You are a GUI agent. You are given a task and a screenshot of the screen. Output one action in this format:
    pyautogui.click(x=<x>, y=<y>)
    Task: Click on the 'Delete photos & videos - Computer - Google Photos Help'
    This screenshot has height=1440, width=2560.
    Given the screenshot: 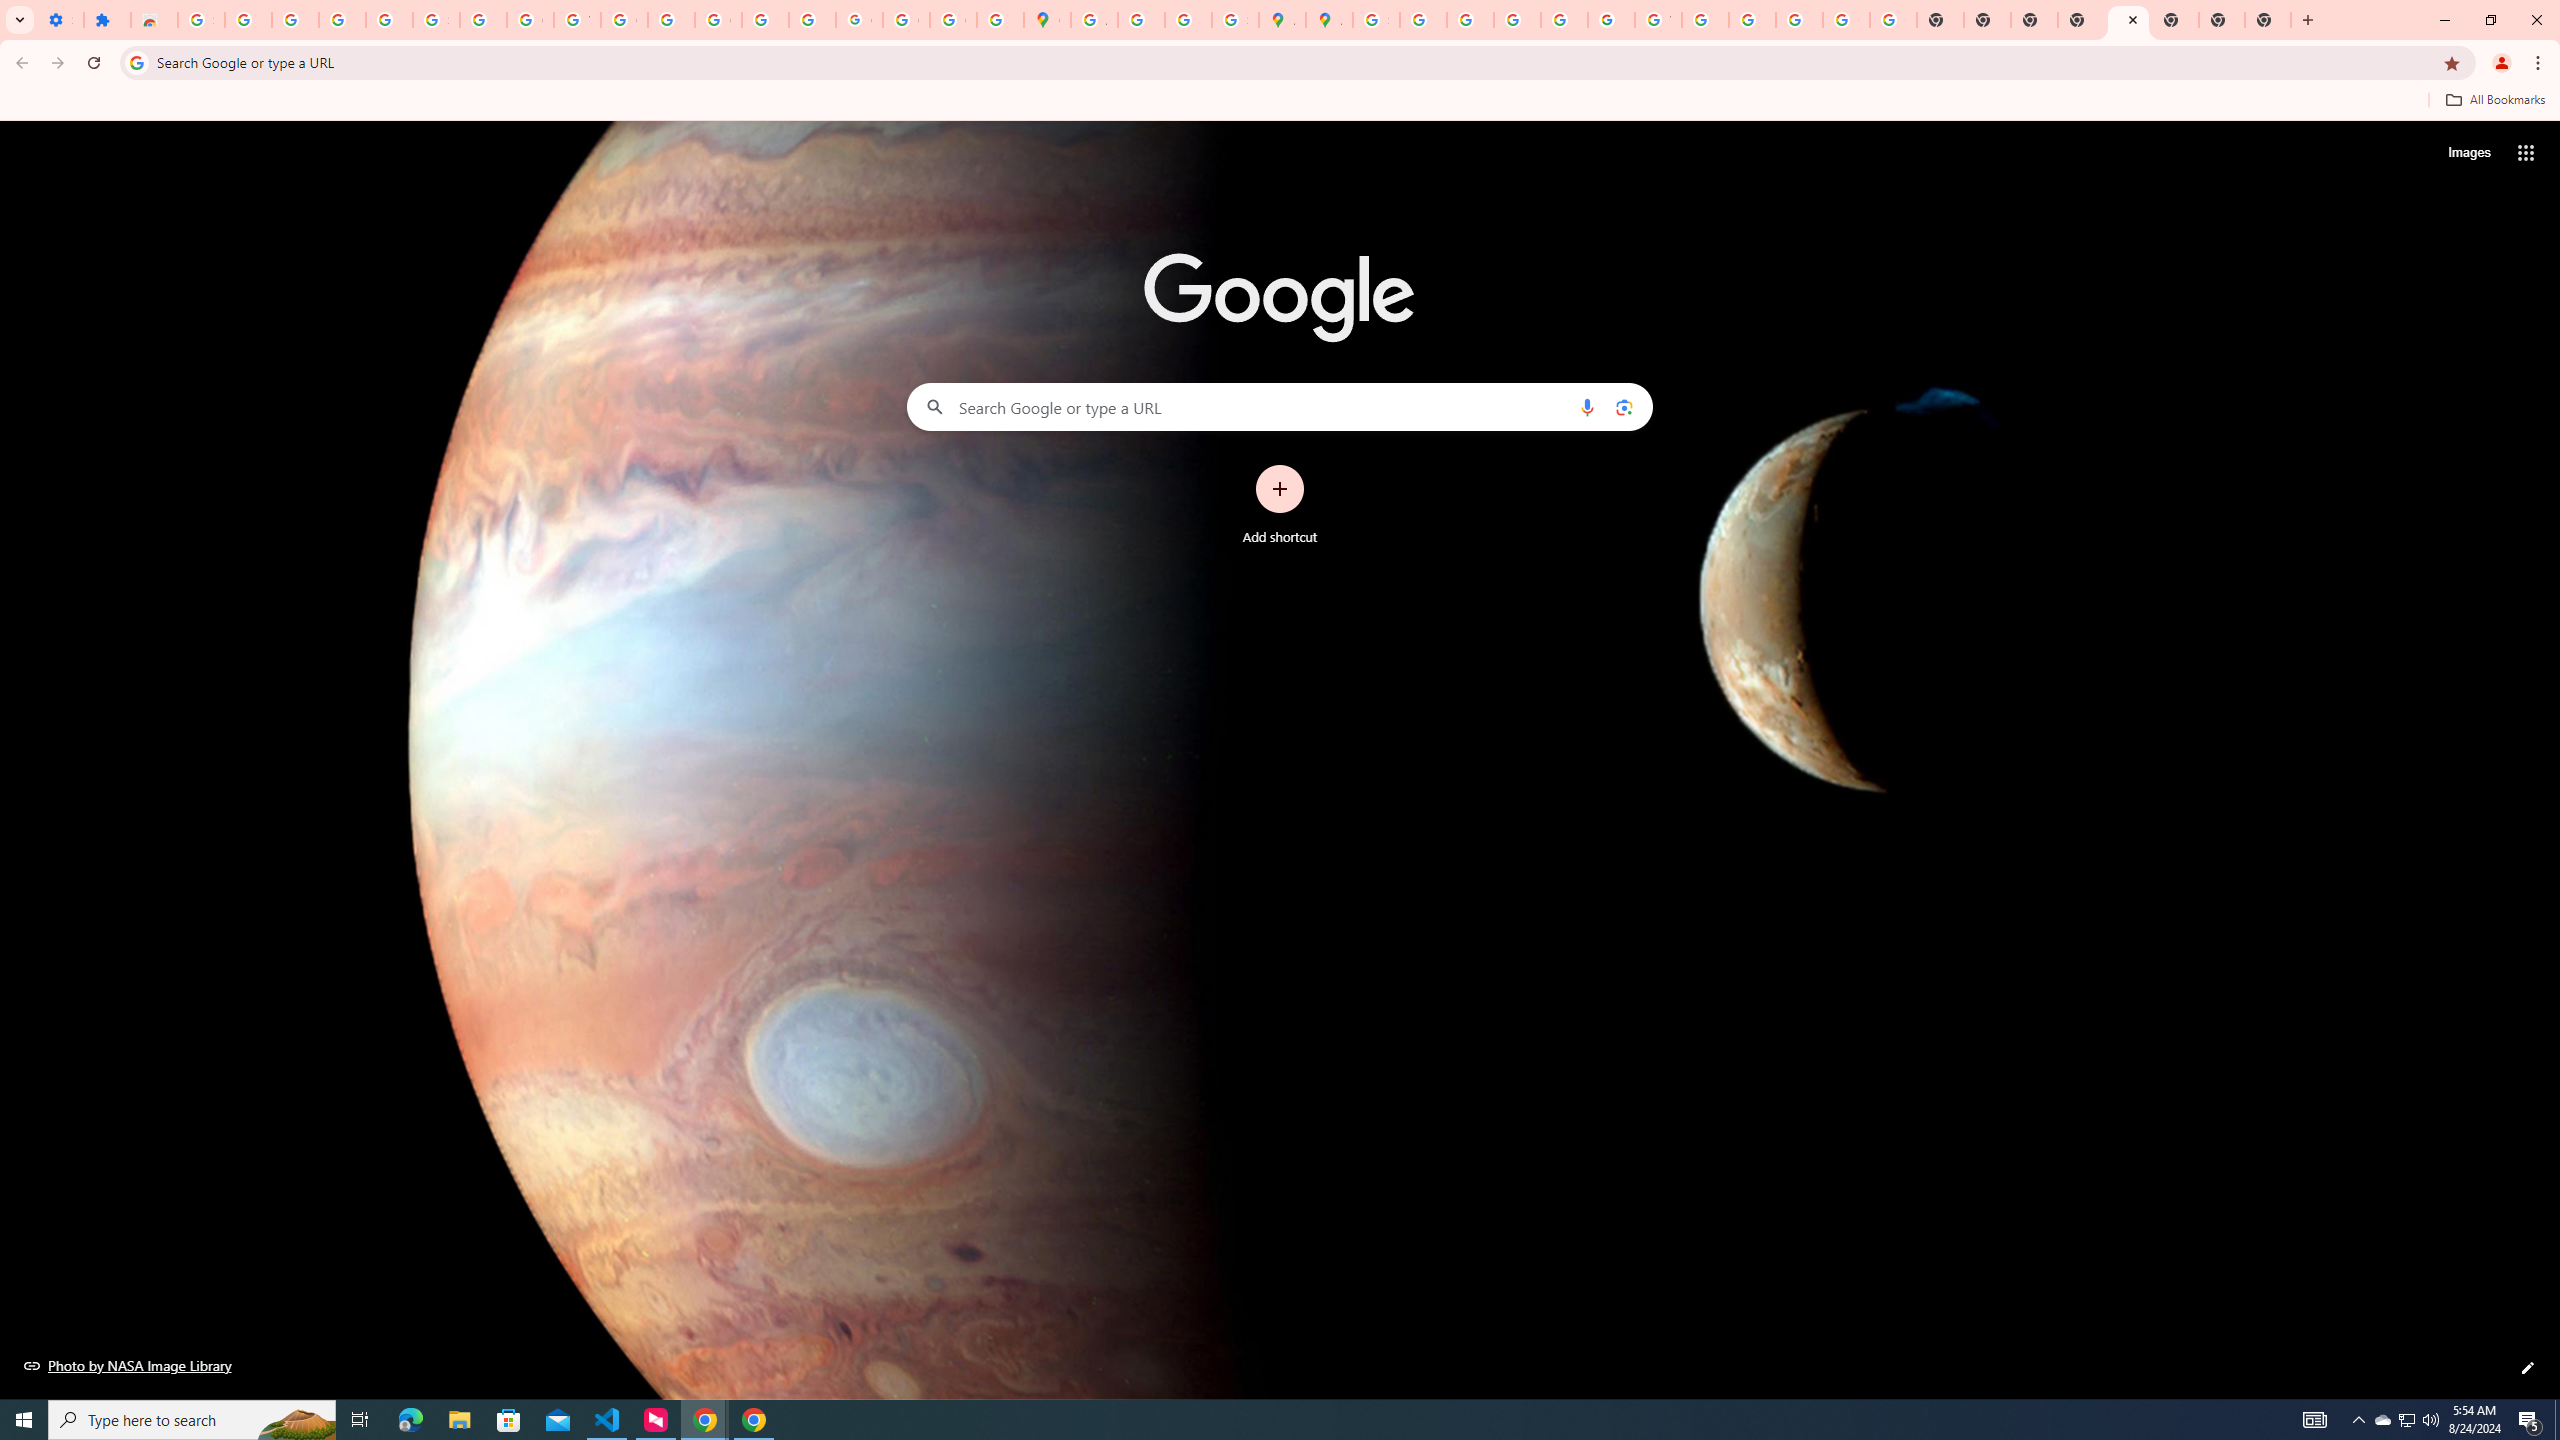 What is the action you would take?
    pyautogui.click(x=294, y=19)
    